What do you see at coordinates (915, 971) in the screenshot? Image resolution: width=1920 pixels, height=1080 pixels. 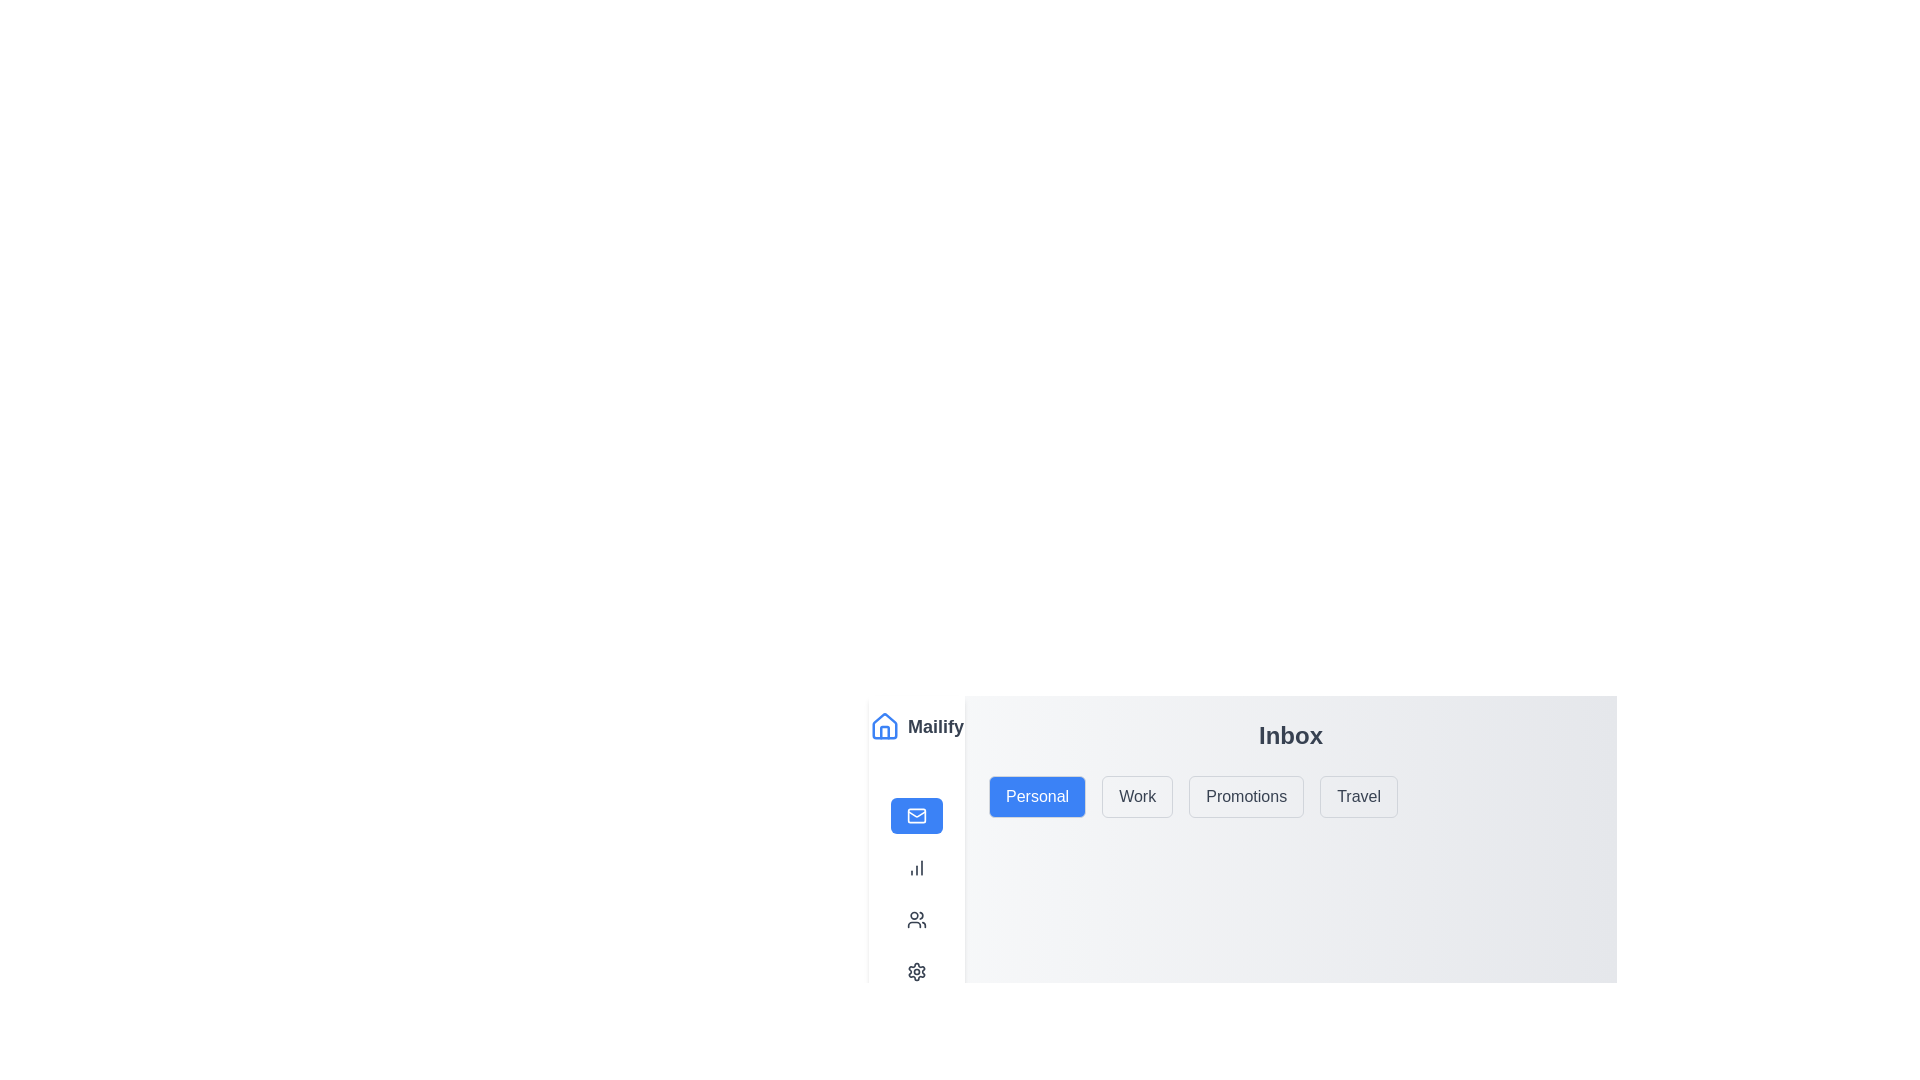 I see `the cogwheel-shaped icon representing the settings menu located at the bottom of the vertical navigation bar` at bounding box center [915, 971].